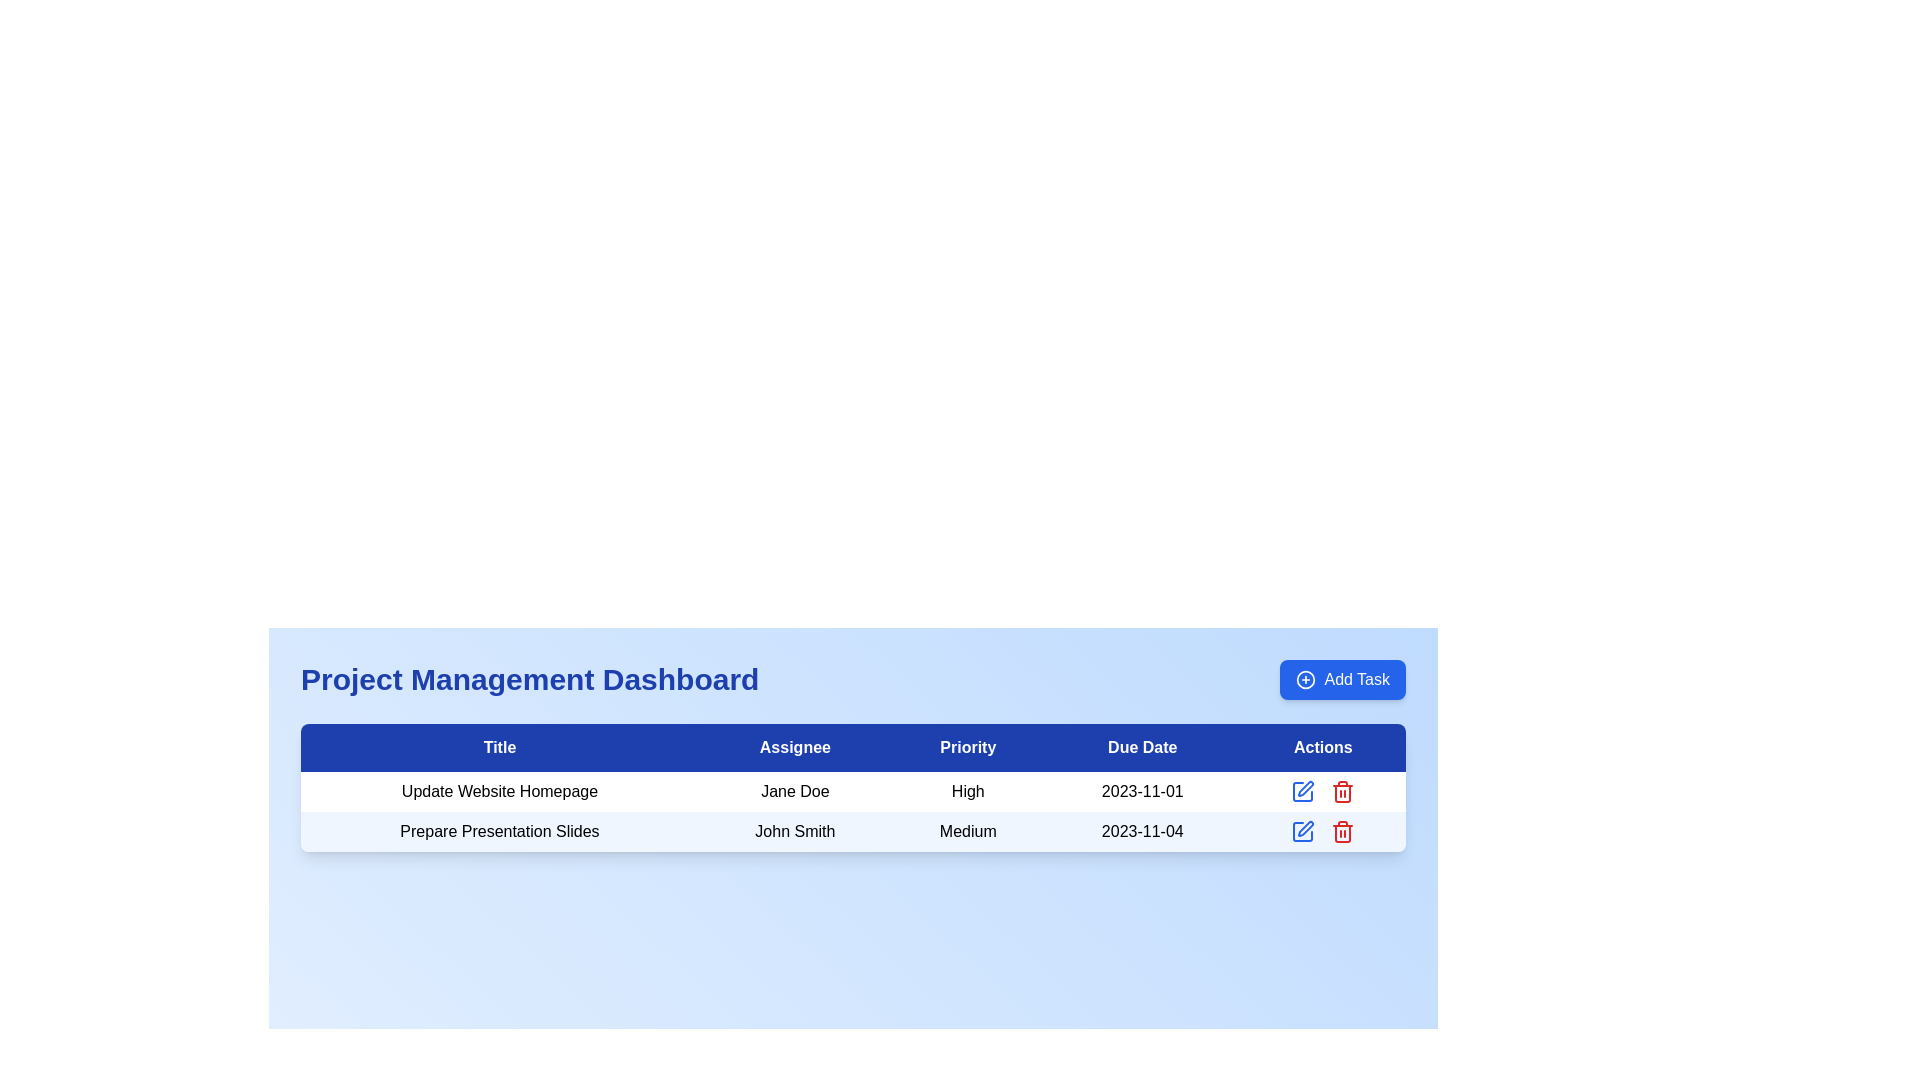 The height and width of the screenshot is (1080, 1920). Describe the element at coordinates (1142, 748) in the screenshot. I see `the 'Due Date' text label, which is the fourth header in the table, located between 'Priority' and 'Actions'` at that location.